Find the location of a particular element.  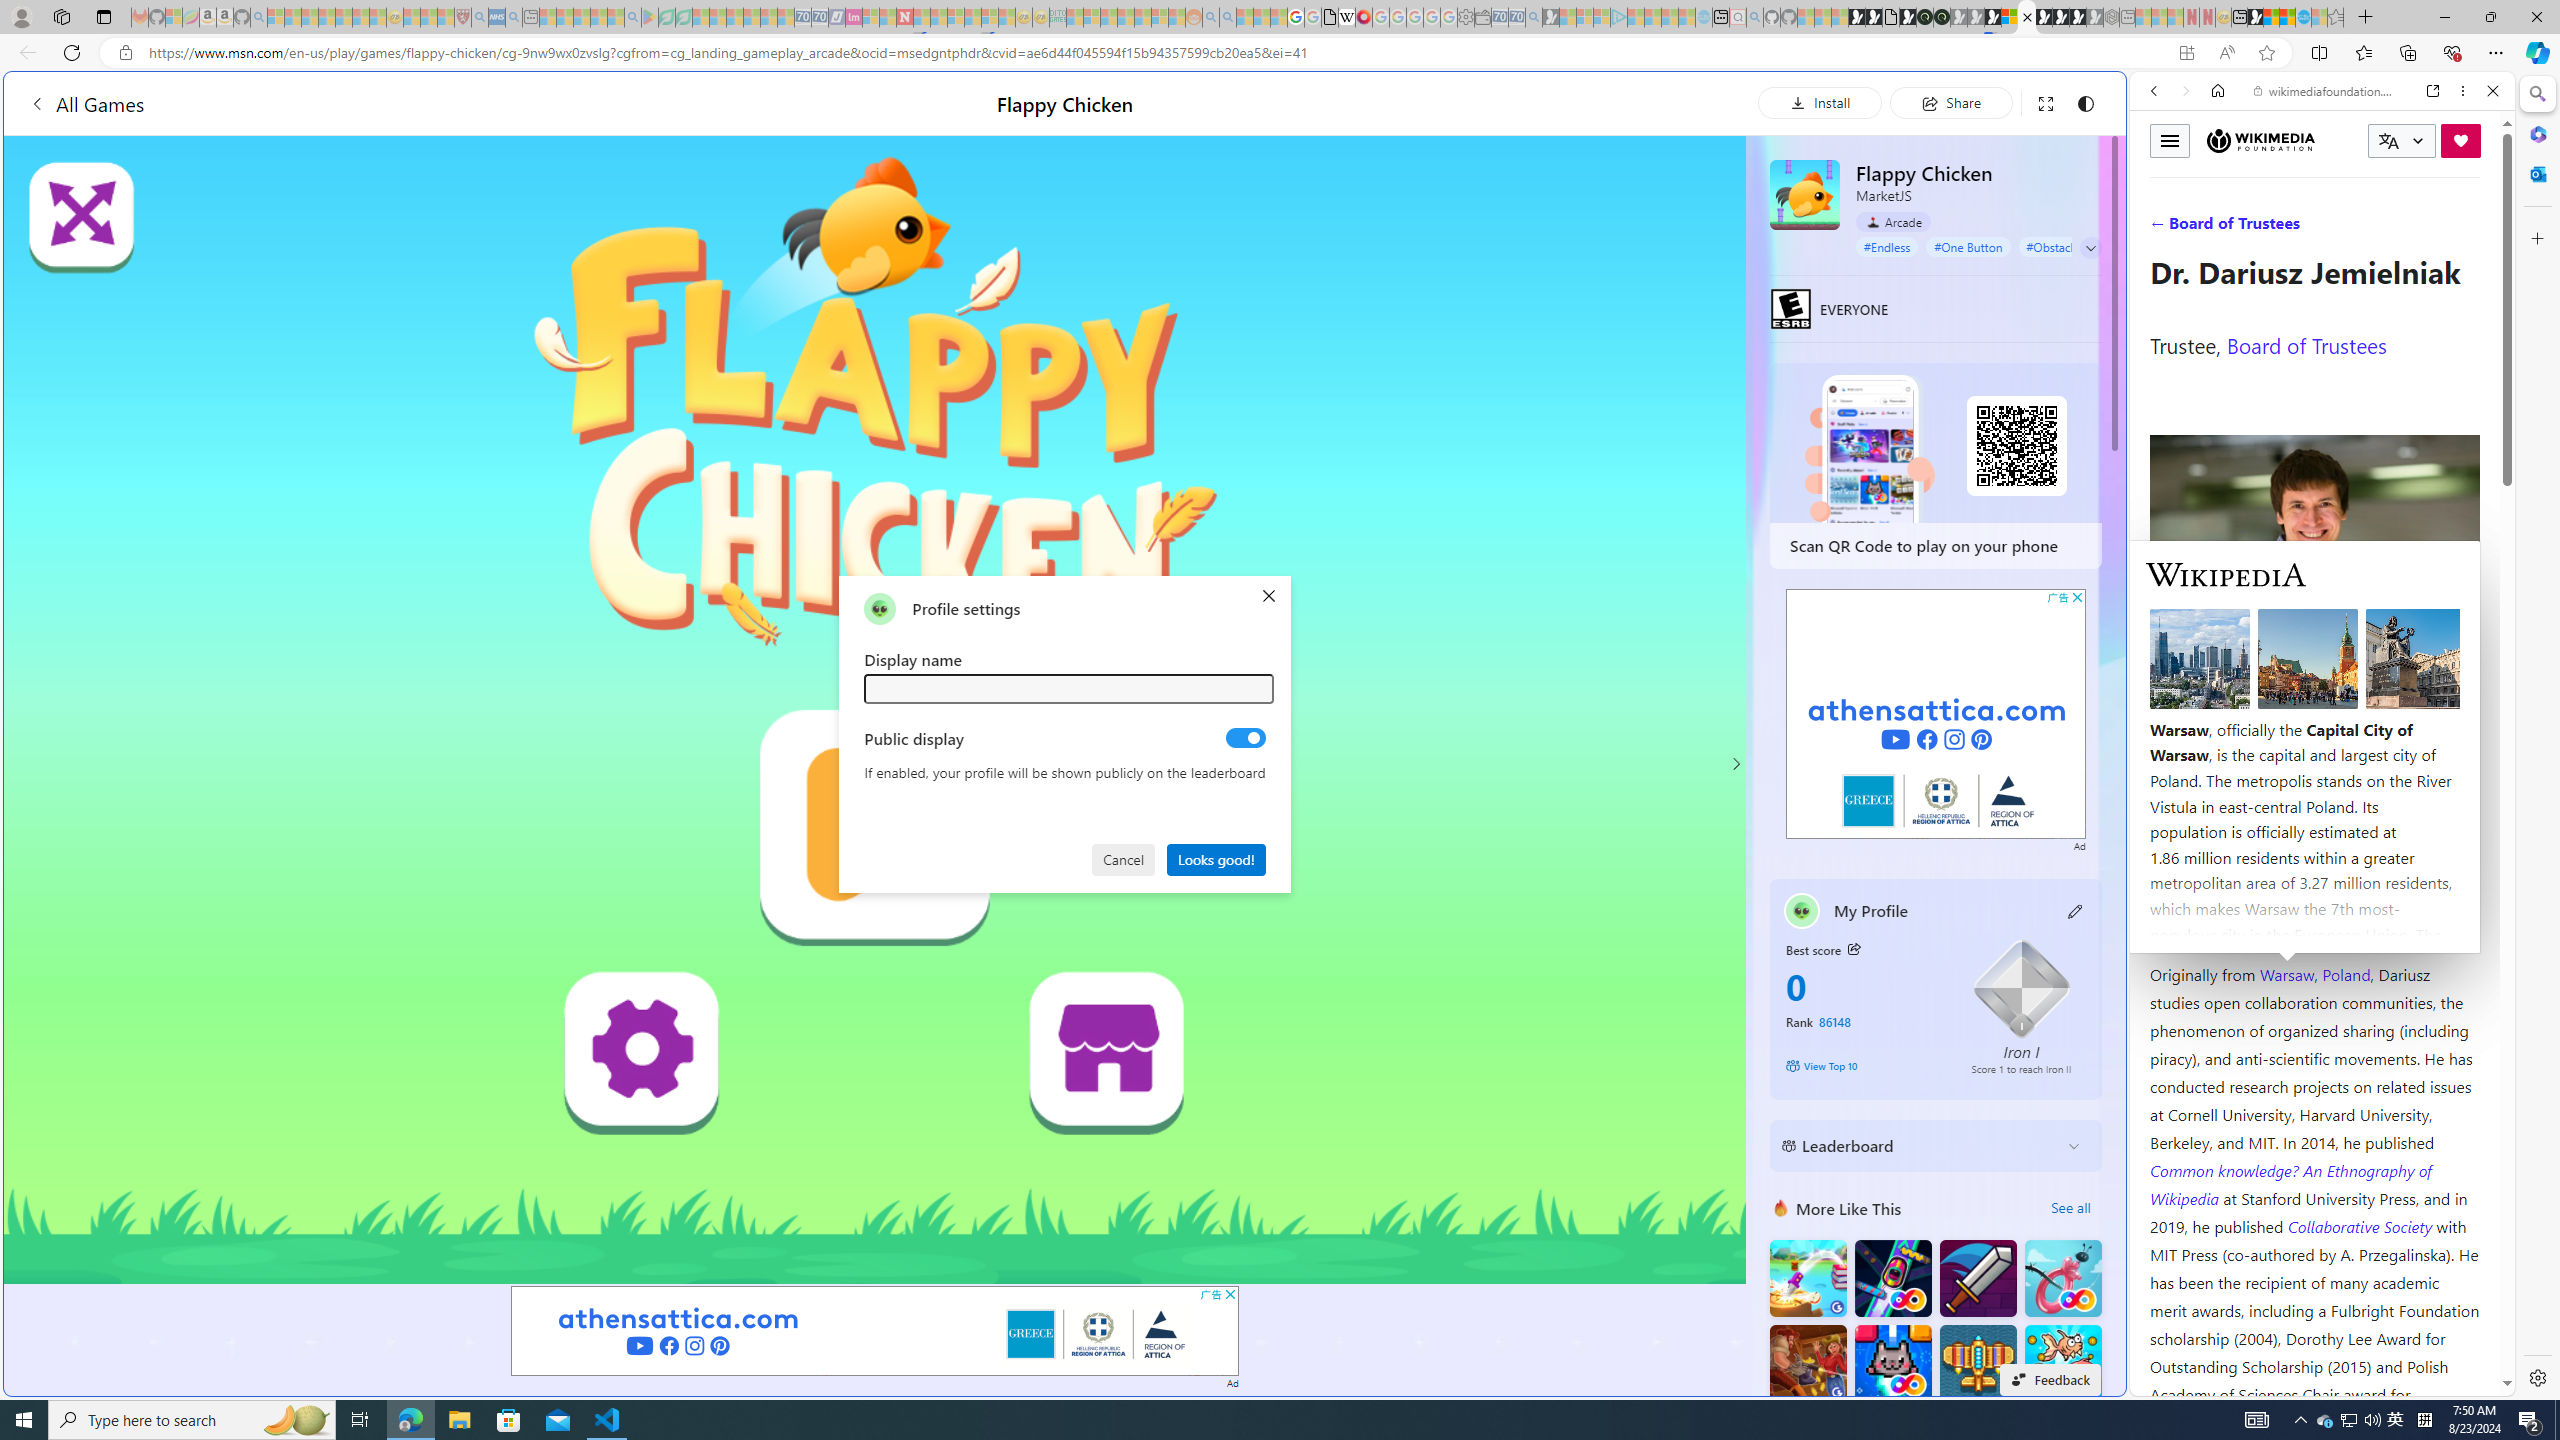

'Wikimedia Foundation' is located at coordinates (2259, 141).